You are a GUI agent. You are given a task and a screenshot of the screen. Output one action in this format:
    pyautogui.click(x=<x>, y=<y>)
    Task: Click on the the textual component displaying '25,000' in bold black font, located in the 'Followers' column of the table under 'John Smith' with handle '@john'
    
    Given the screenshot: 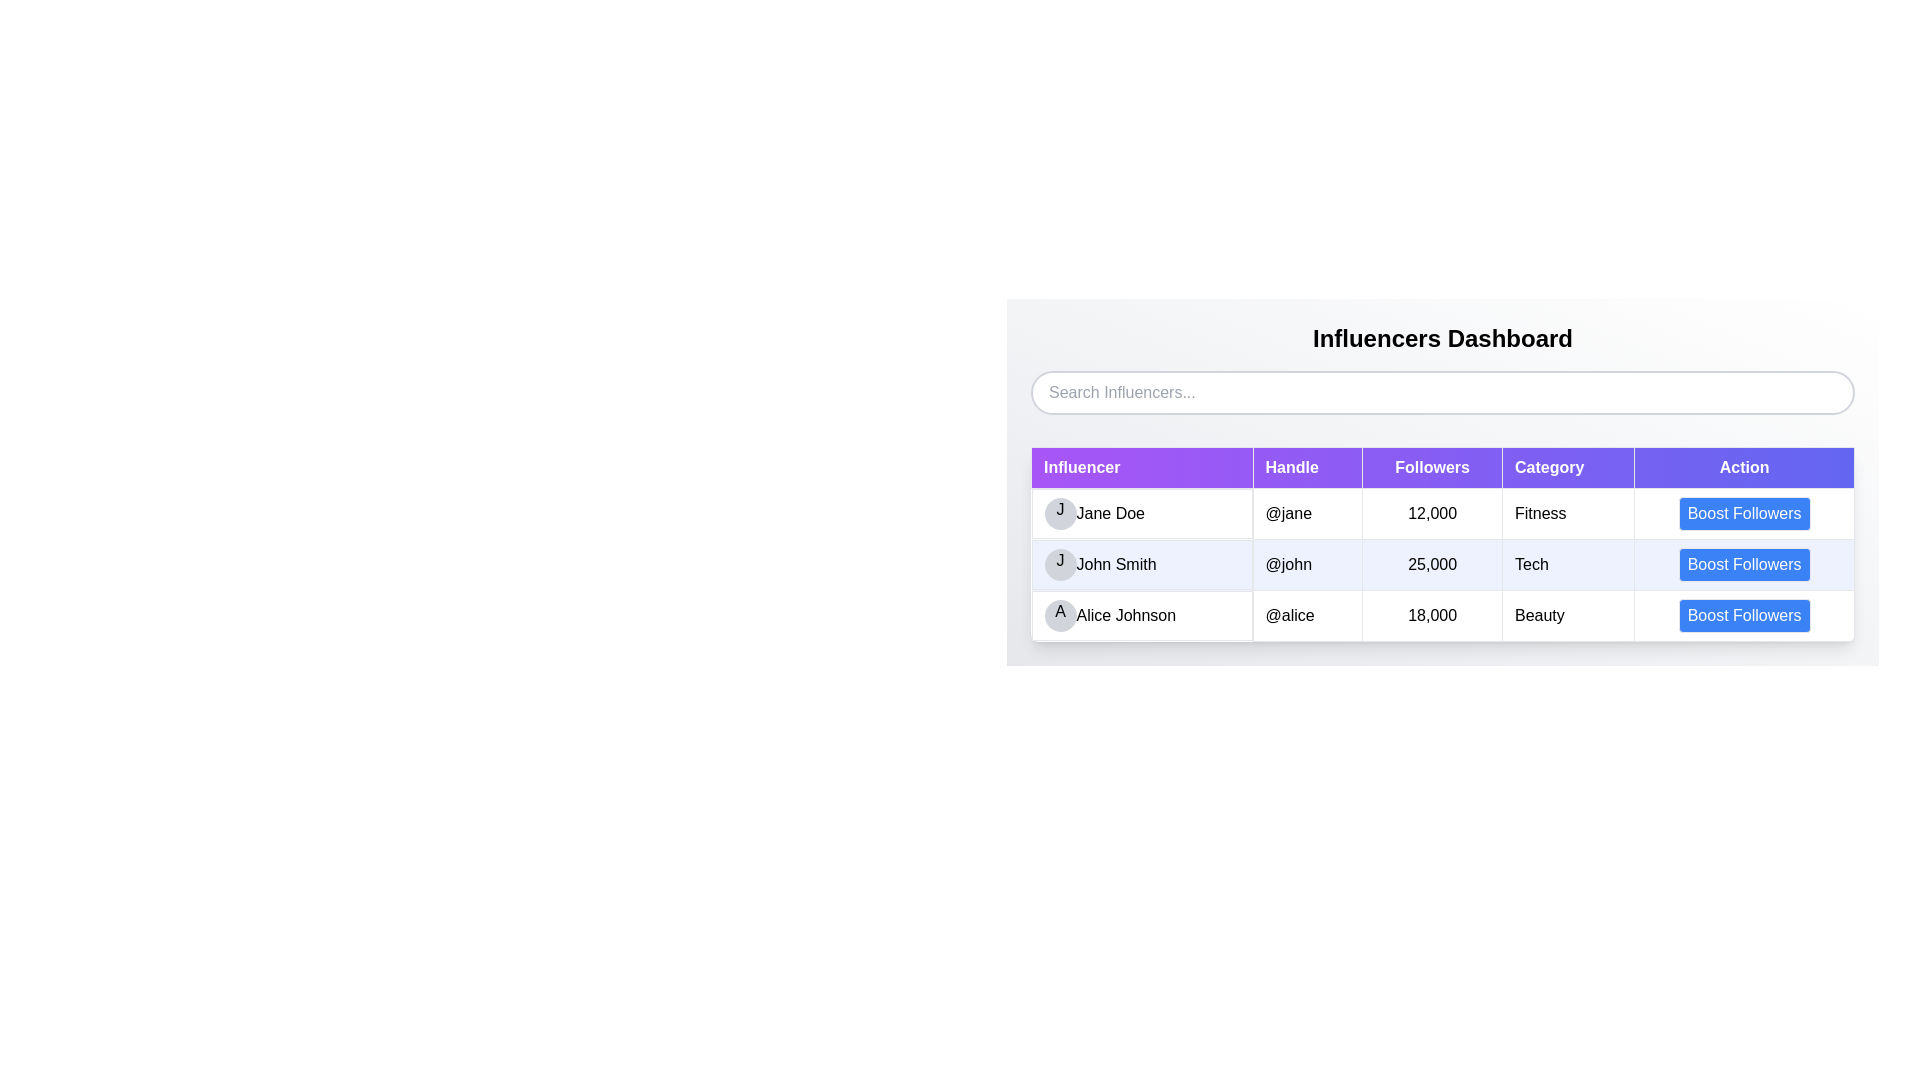 What is the action you would take?
    pyautogui.click(x=1431, y=564)
    